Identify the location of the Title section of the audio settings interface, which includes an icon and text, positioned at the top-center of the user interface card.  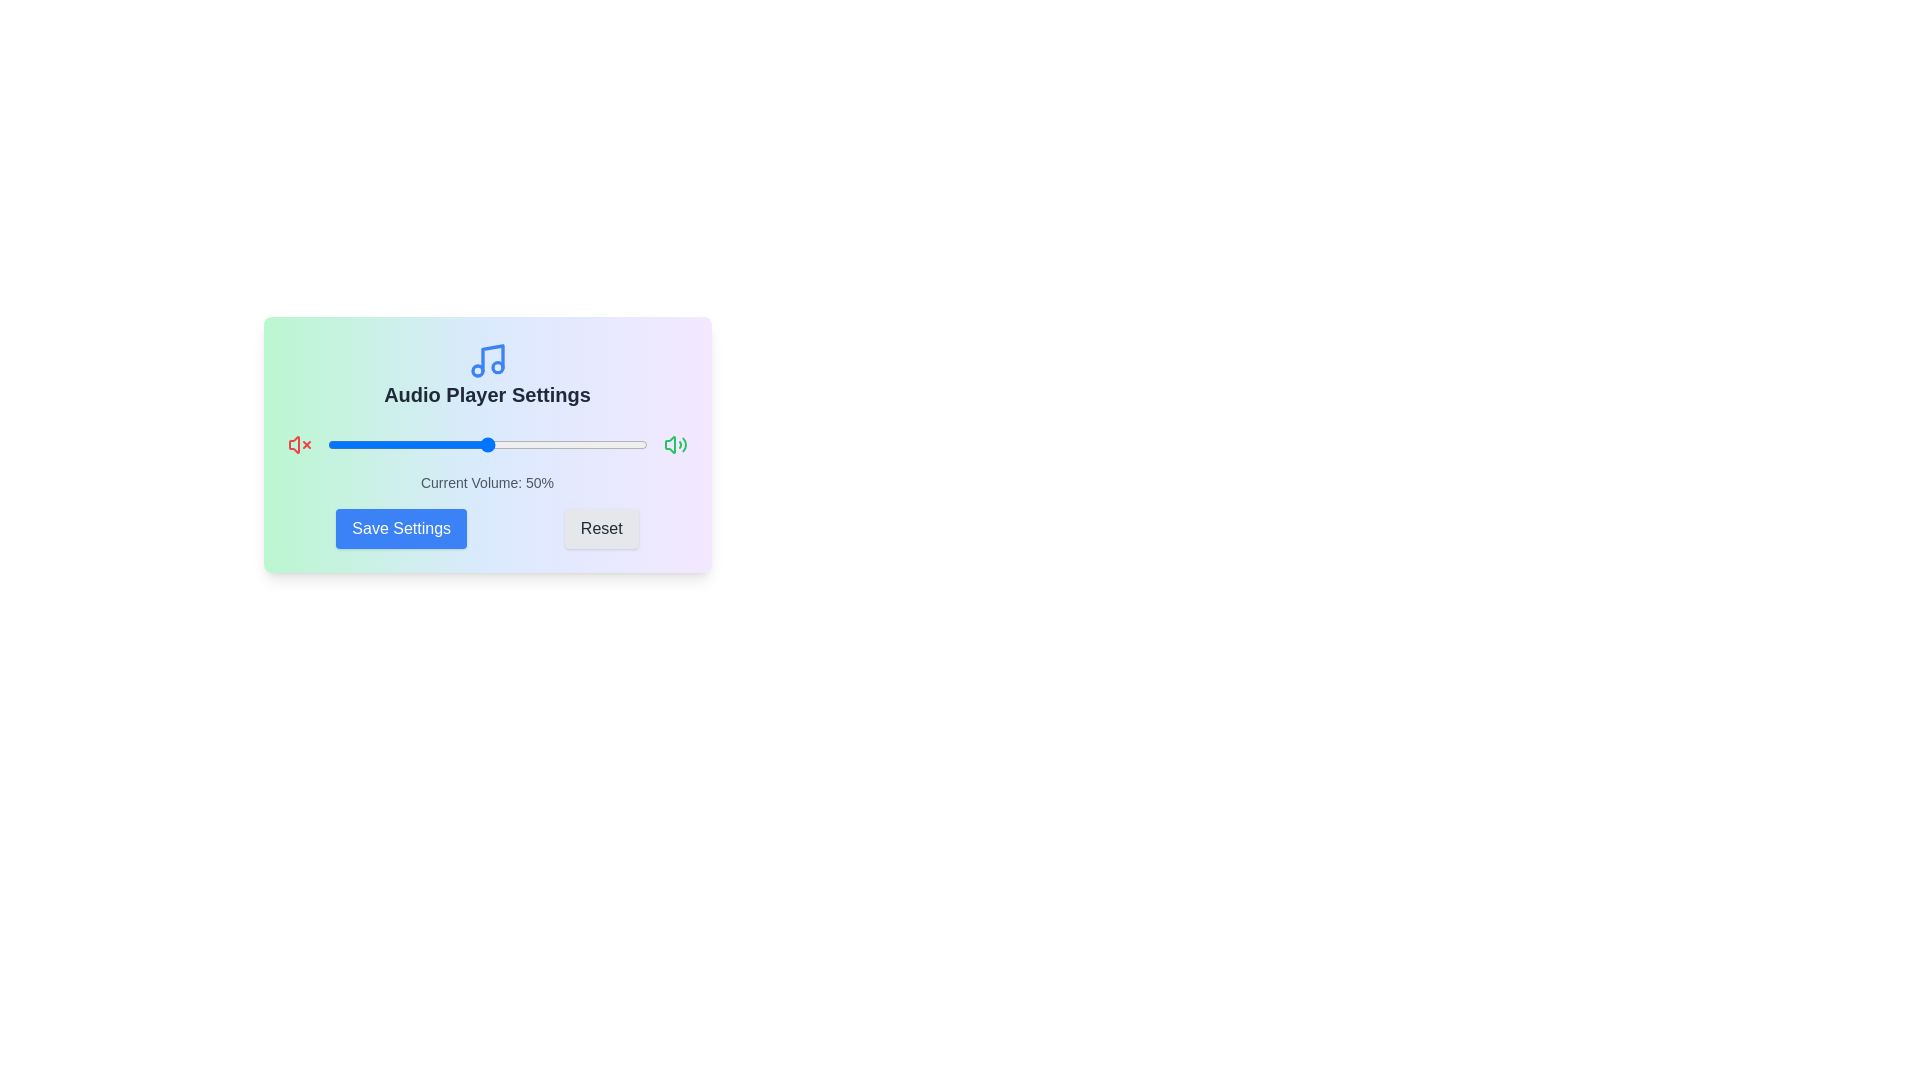
(487, 374).